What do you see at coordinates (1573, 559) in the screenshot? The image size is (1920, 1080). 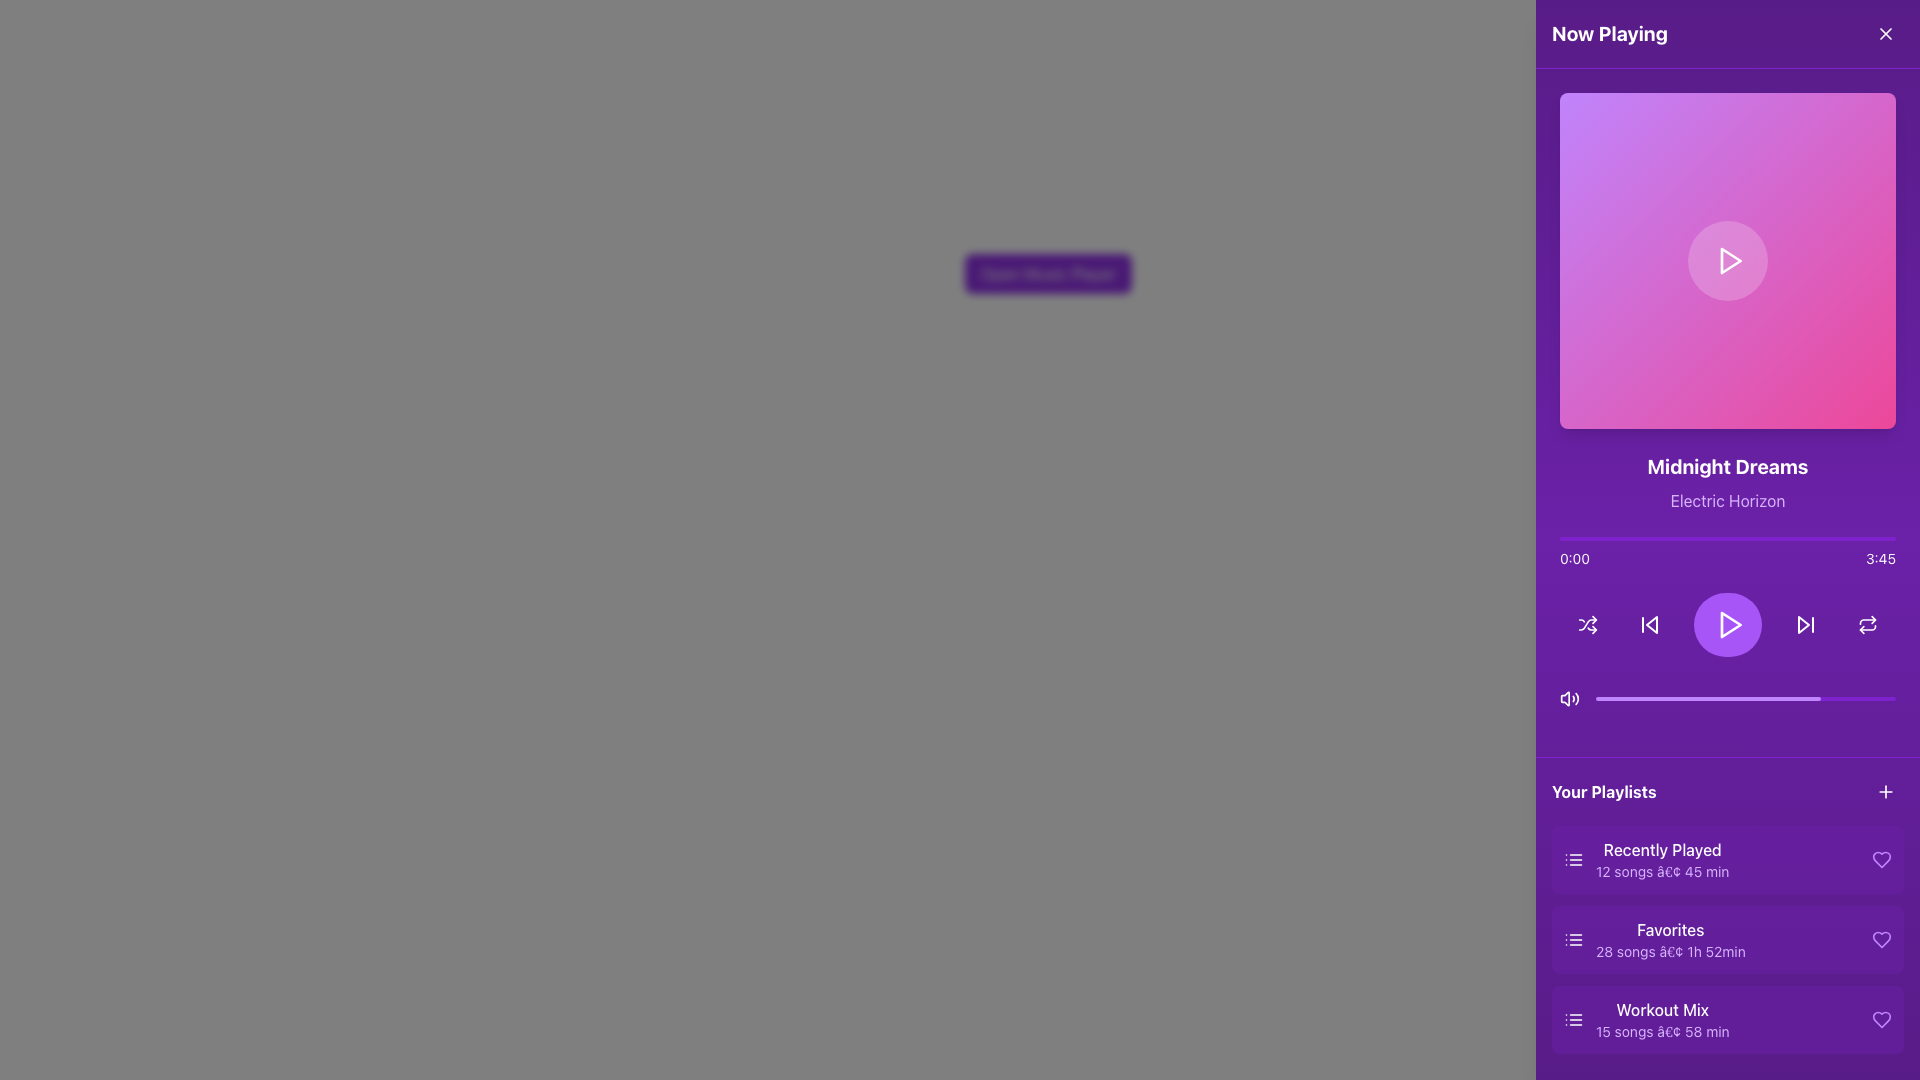 I see `the time information displayed in the text label showing '0:00', which is styled in white text on a purple background, positioned at the left end of the audio progress bar` at bounding box center [1573, 559].